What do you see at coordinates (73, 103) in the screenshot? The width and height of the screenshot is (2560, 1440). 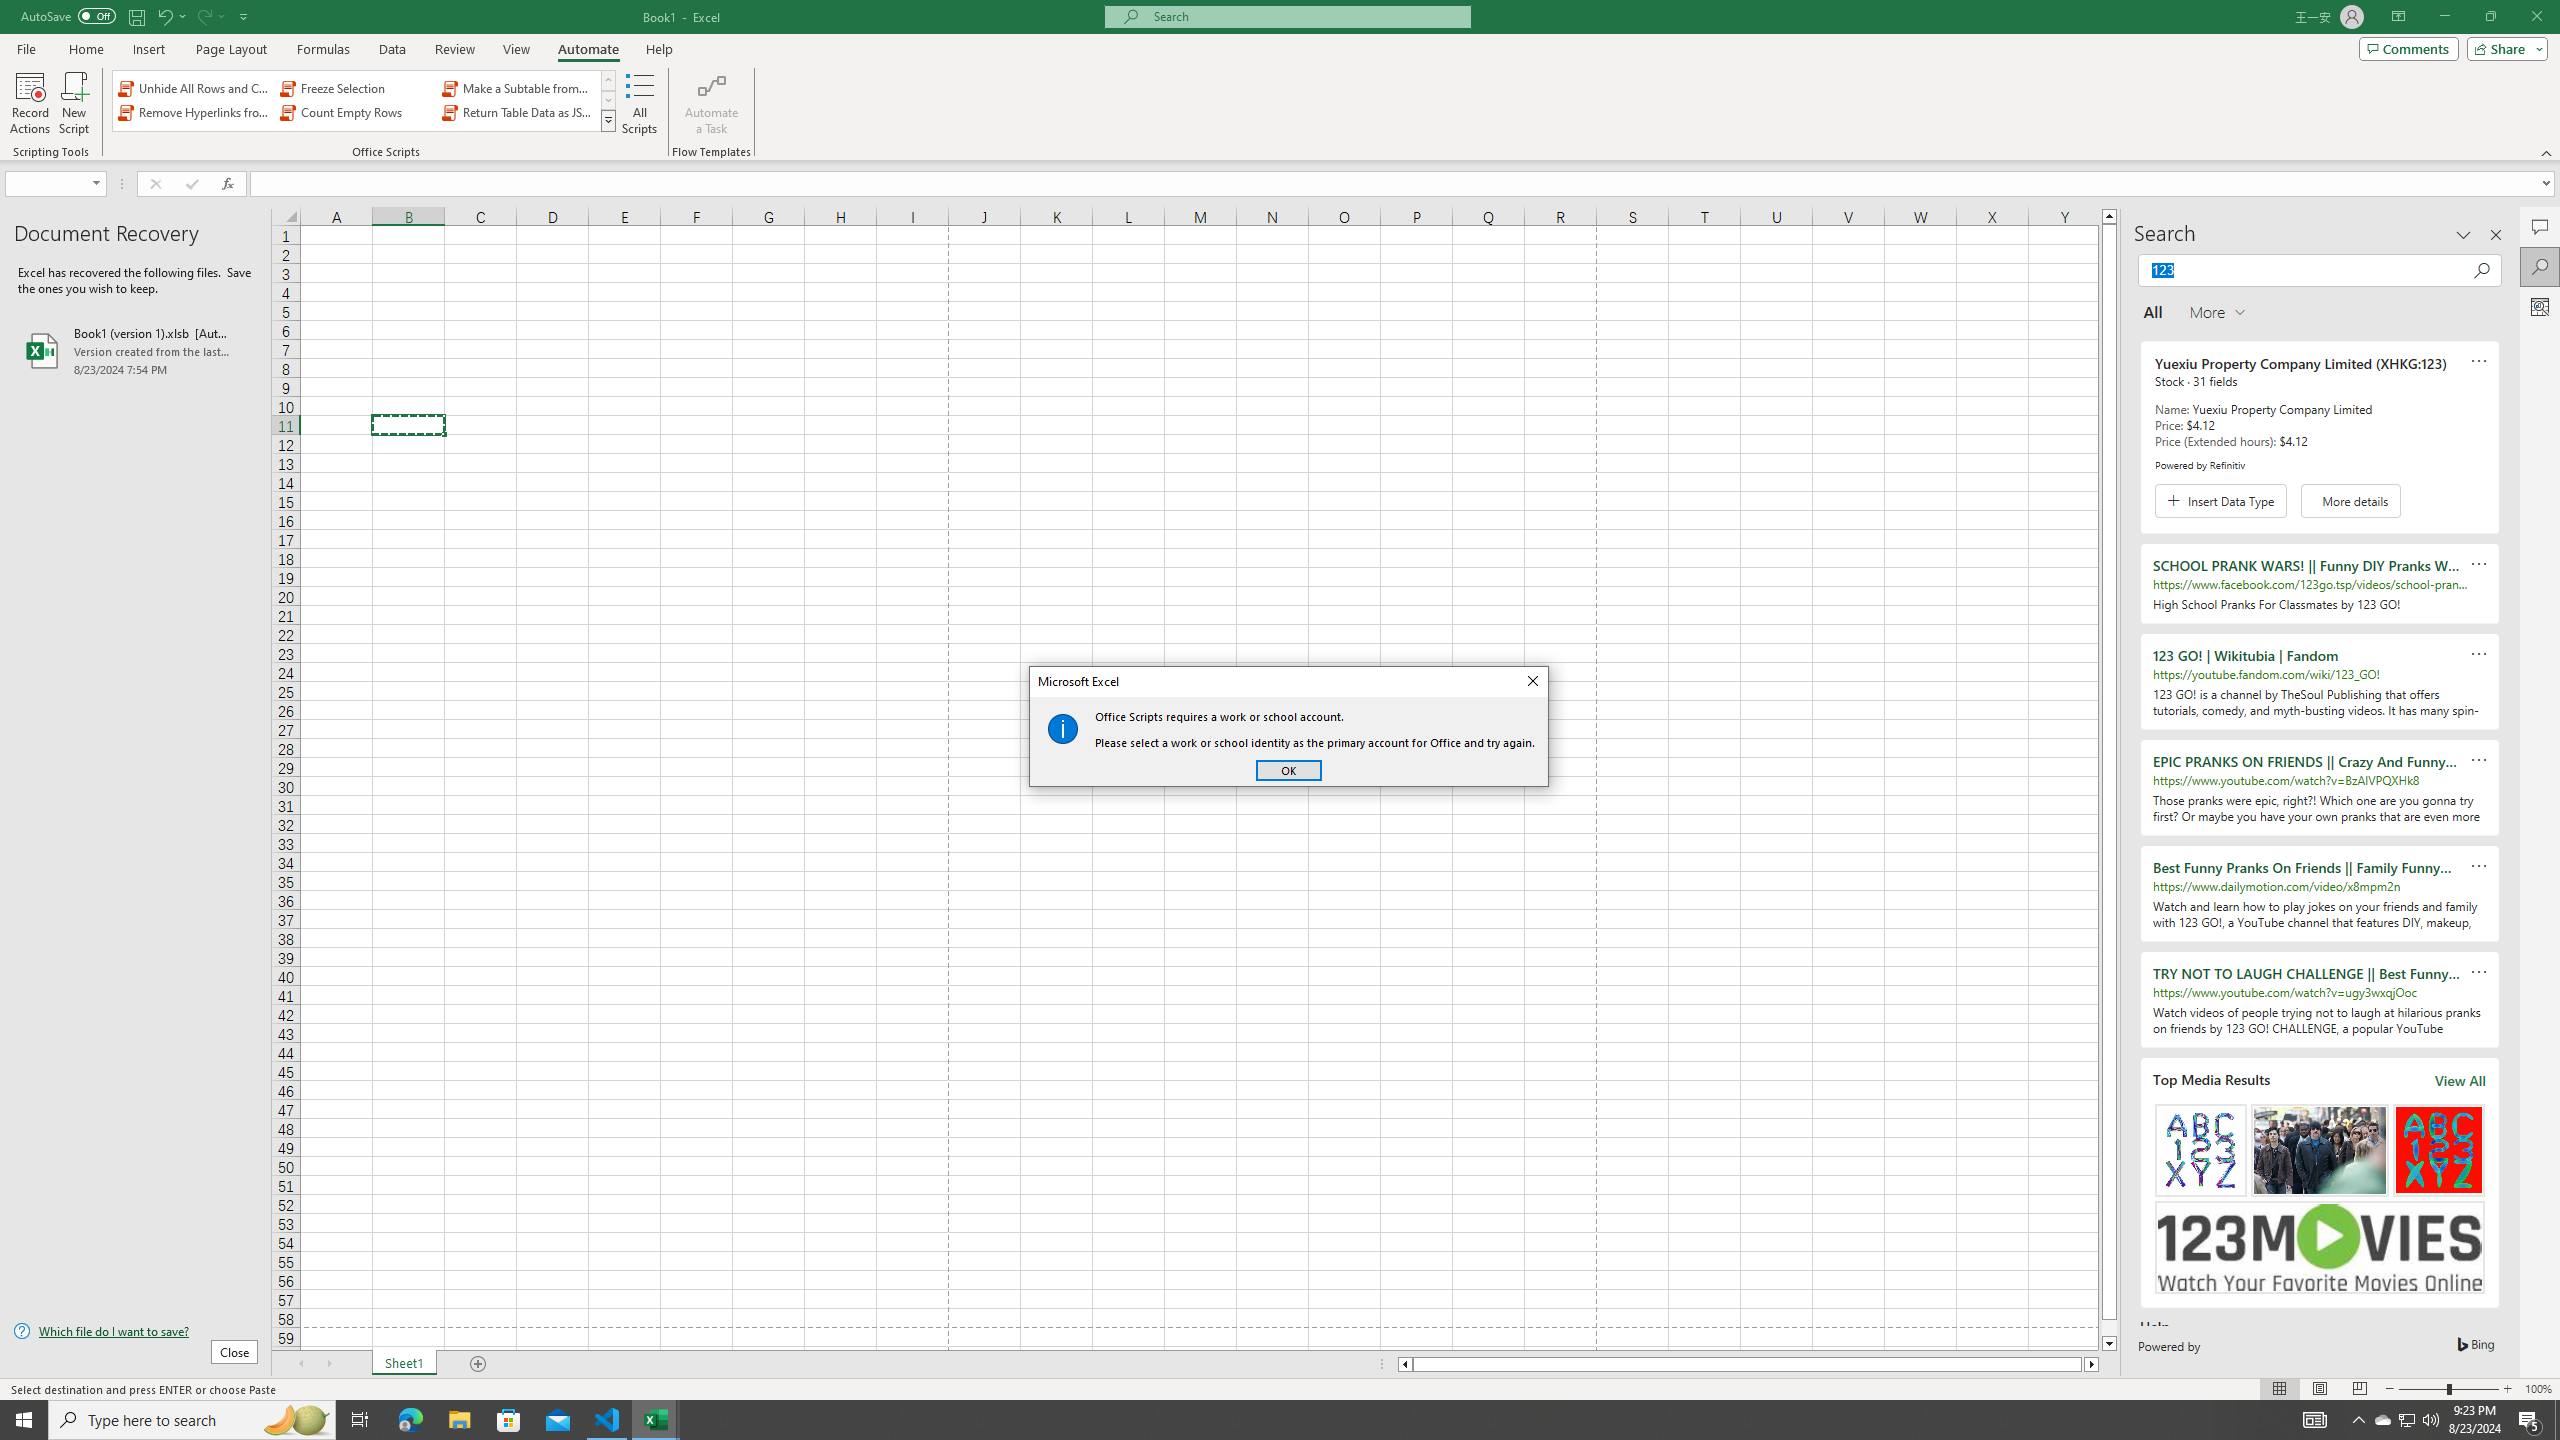 I see `'New Script'` at bounding box center [73, 103].